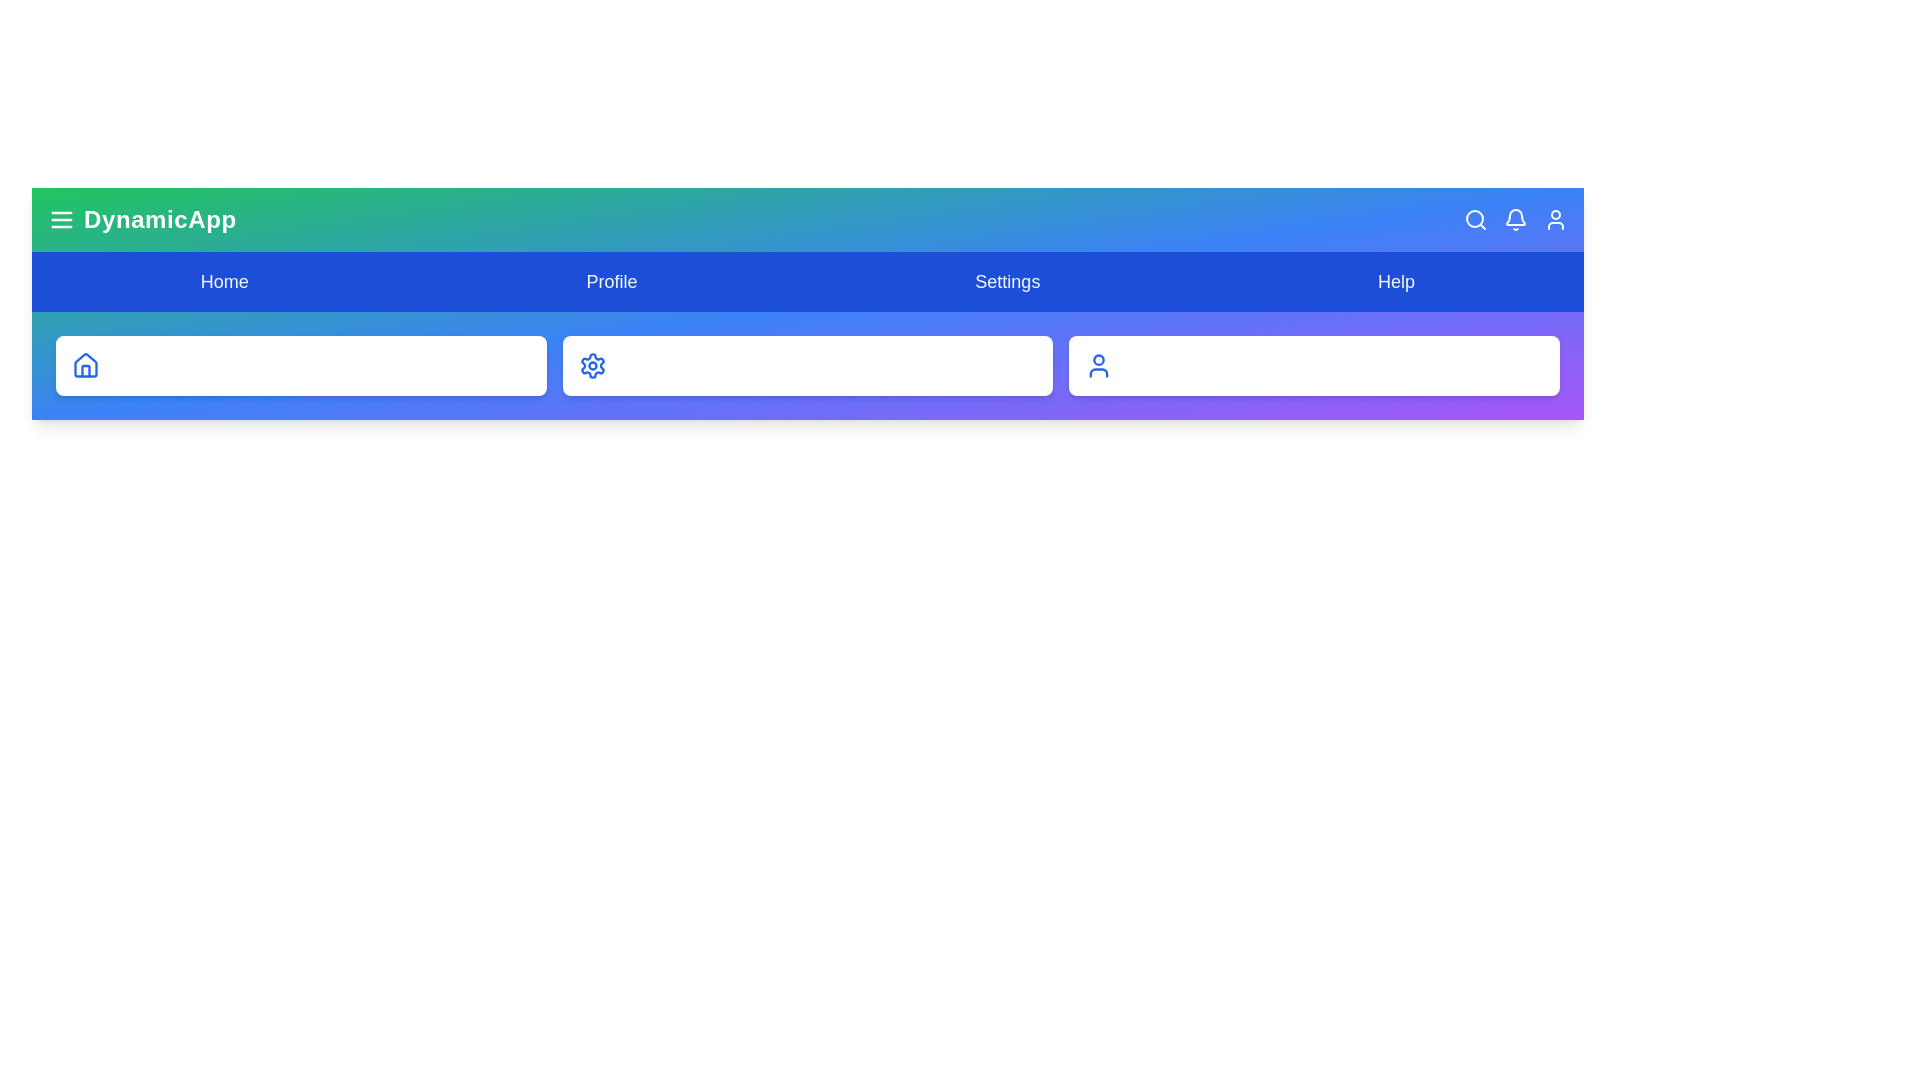 This screenshot has height=1080, width=1920. Describe the element at coordinates (1516, 219) in the screenshot. I see `the Notifications button` at that location.